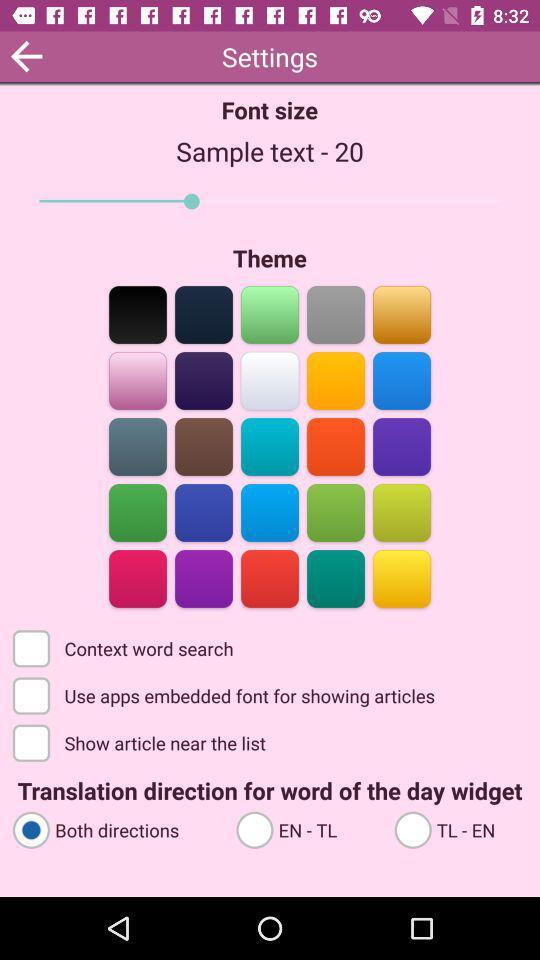 This screenshot has height=960, width=540. I want to click on color selection, so click(137, 445).